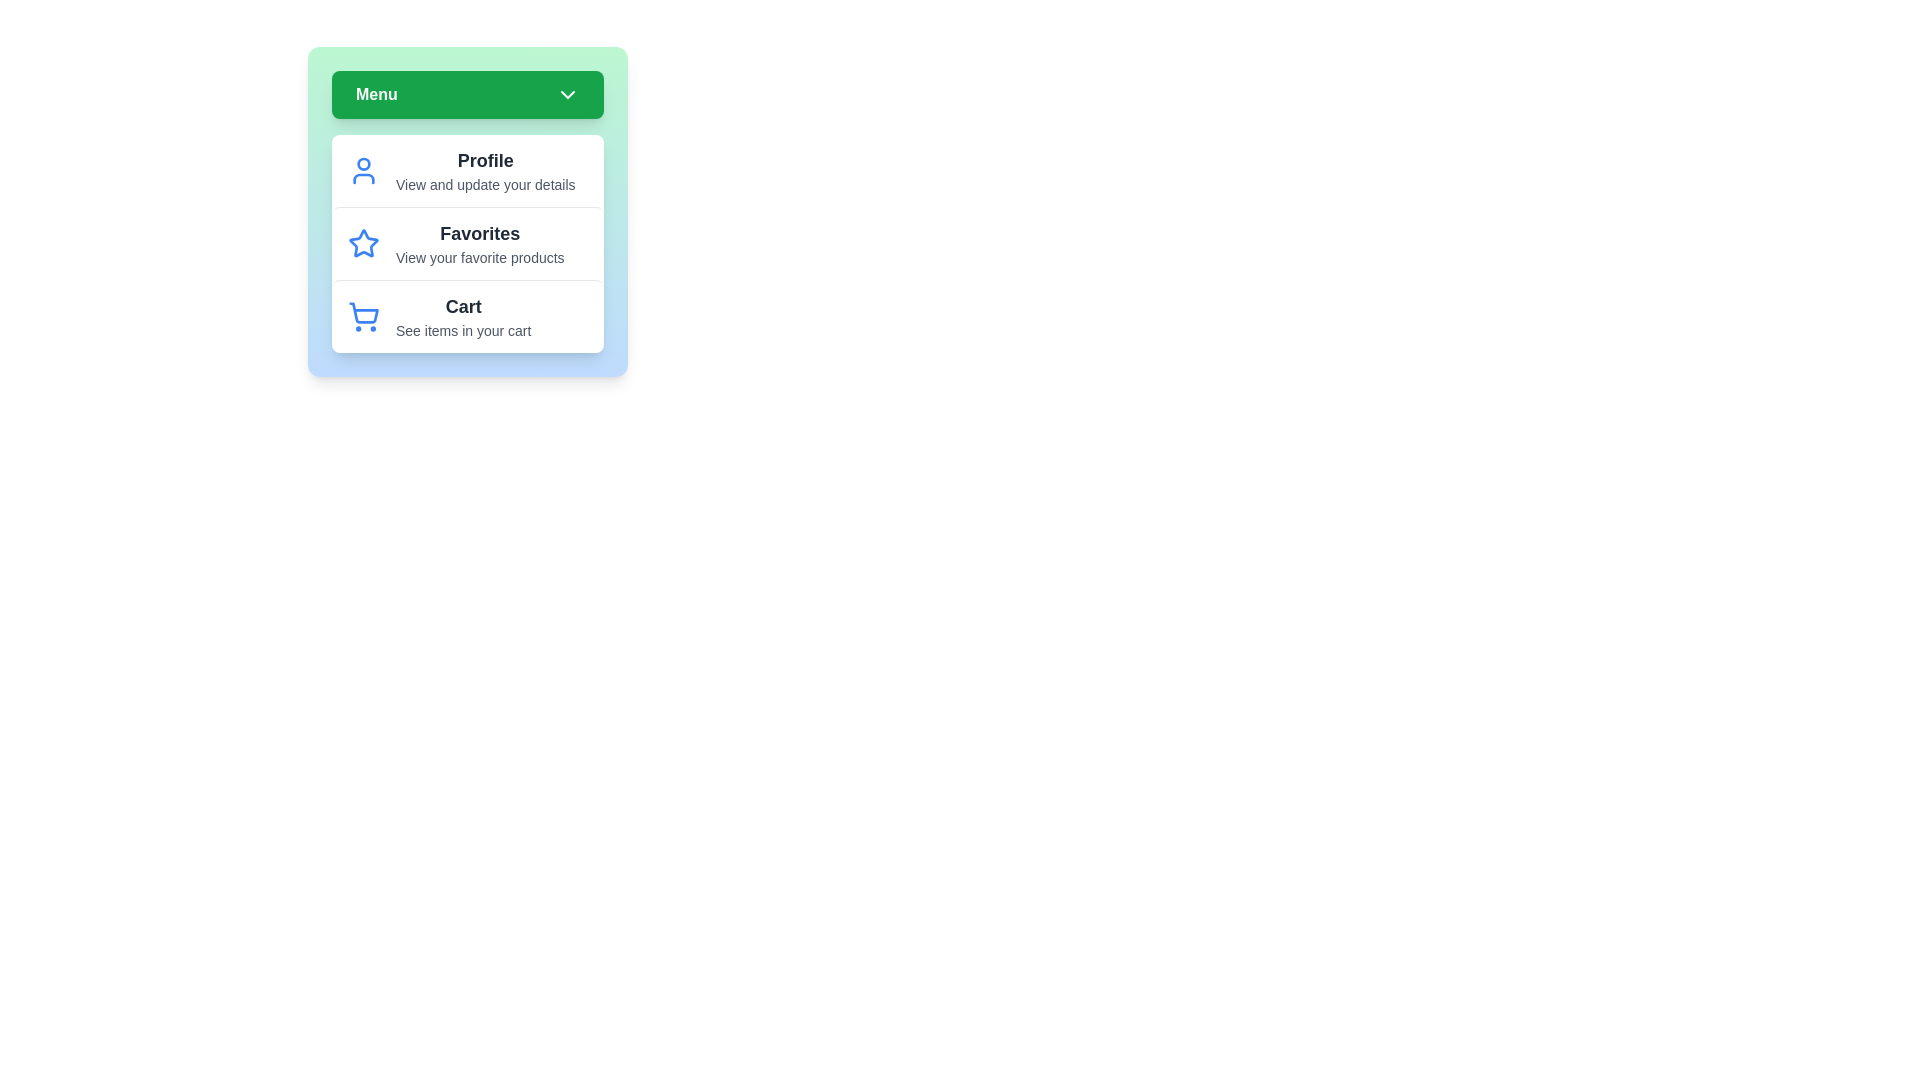 Image resolution: width=1920 pixels, height=1080 pixels. Describe the element at coordinates (466, 169) in the screenshot. I see `the 'Profile' option in the menu` at that location.